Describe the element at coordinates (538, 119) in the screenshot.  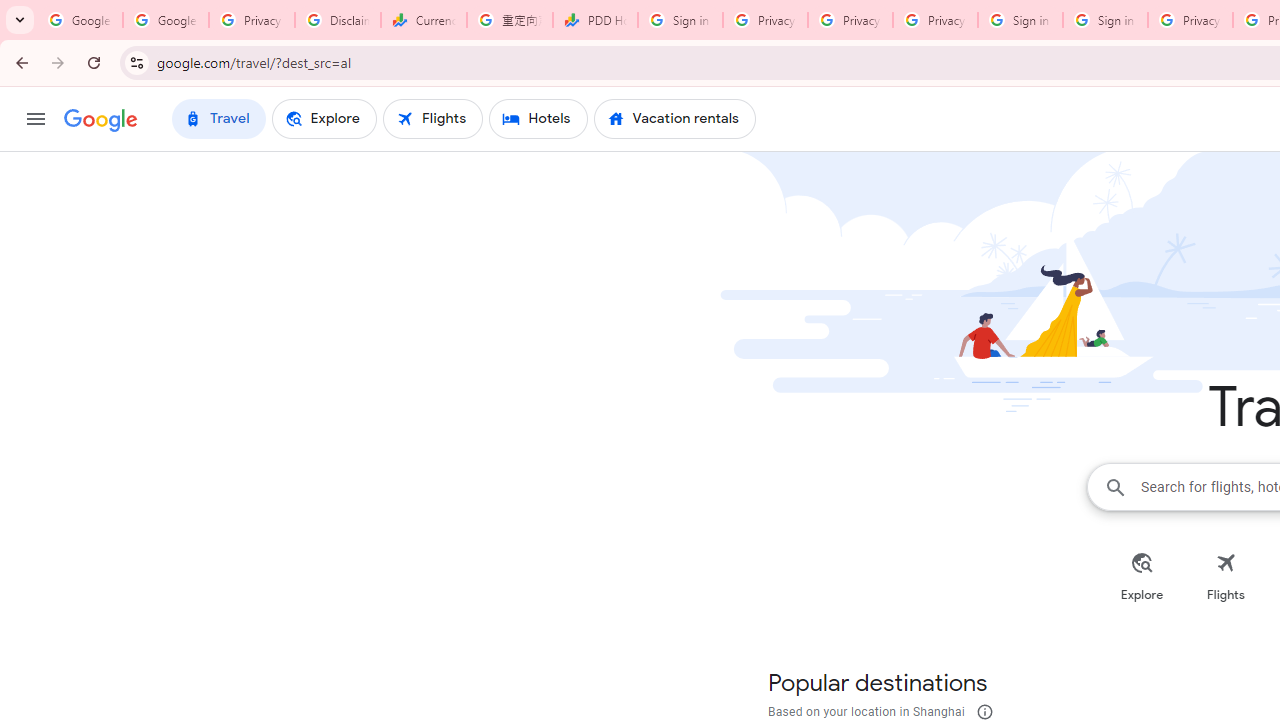
I see `'Hotels'` at that location.